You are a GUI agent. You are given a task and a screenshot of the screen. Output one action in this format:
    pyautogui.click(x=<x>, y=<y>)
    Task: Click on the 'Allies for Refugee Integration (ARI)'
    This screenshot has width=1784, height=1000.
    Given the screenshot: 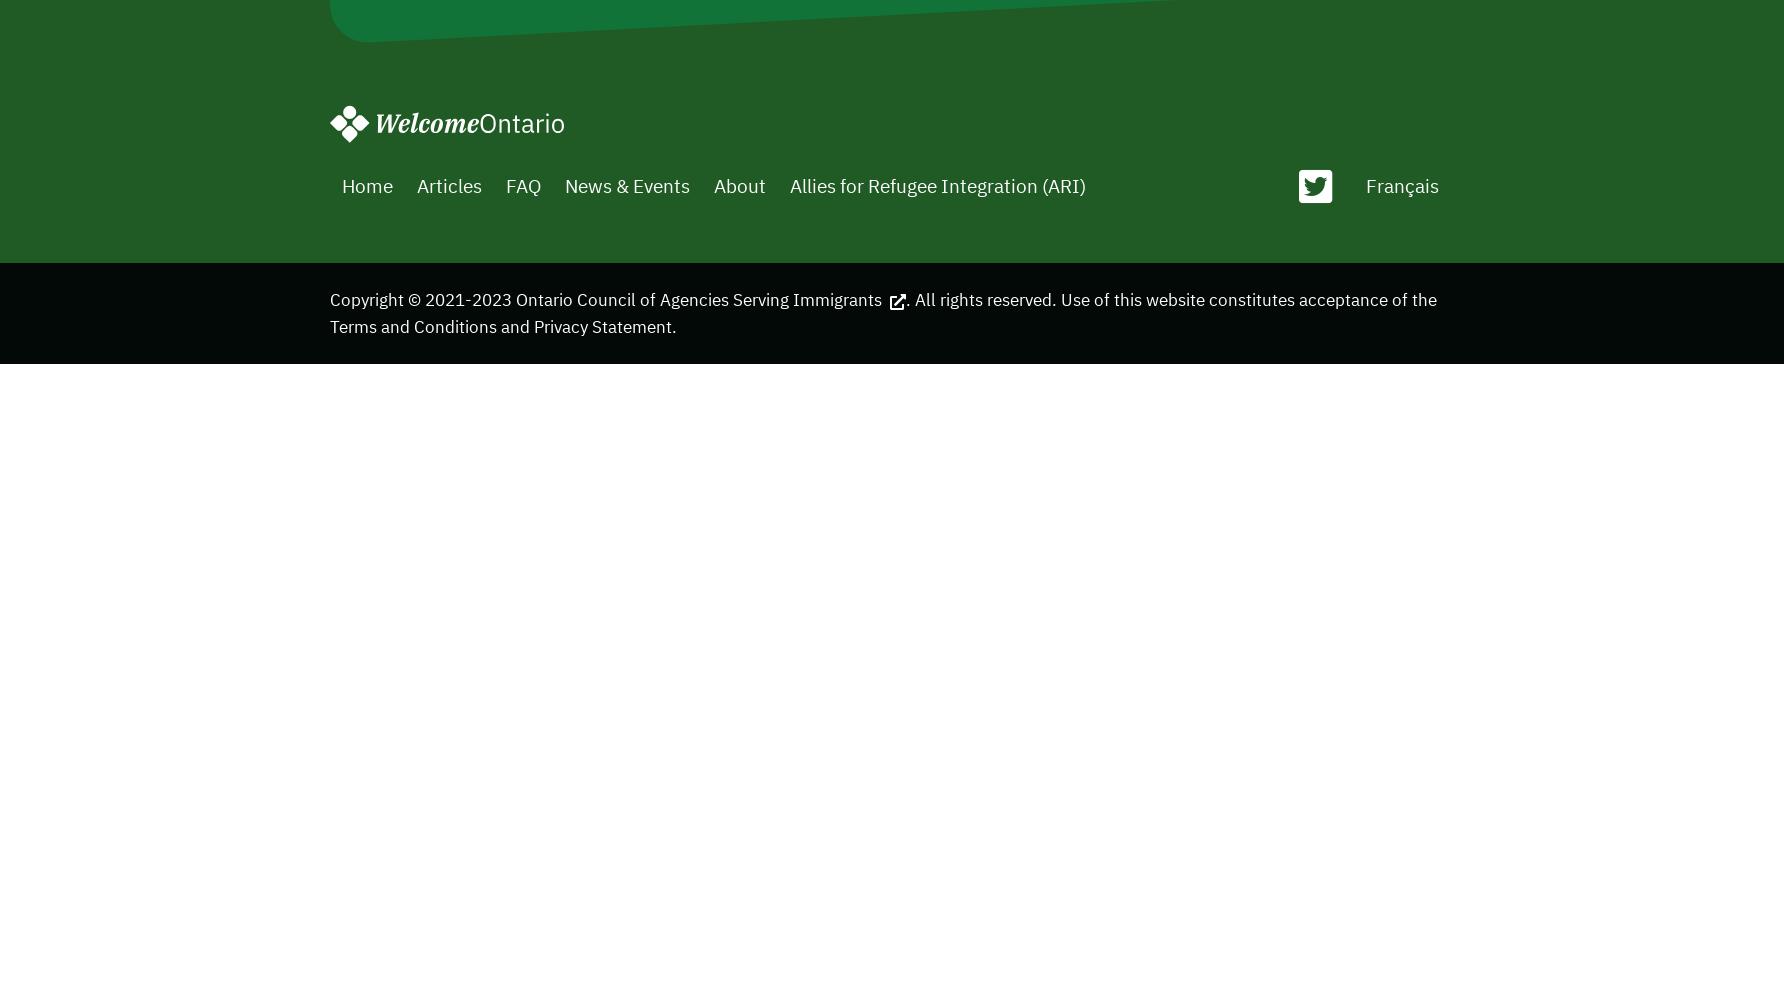 What is the action you would take?
    pyautogui.click(x=936, y=184)
    